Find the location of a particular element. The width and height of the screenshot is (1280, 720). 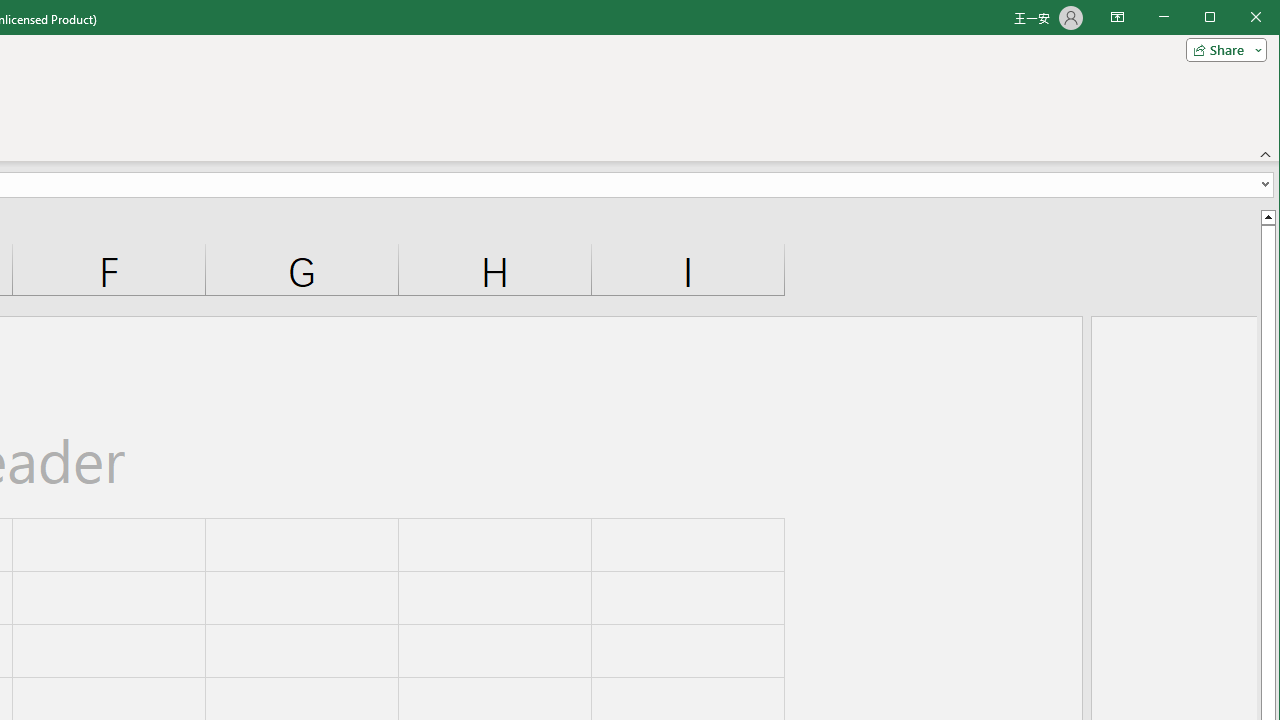

'Collapse the Ribbon' is located at coordinates (1265, 153).